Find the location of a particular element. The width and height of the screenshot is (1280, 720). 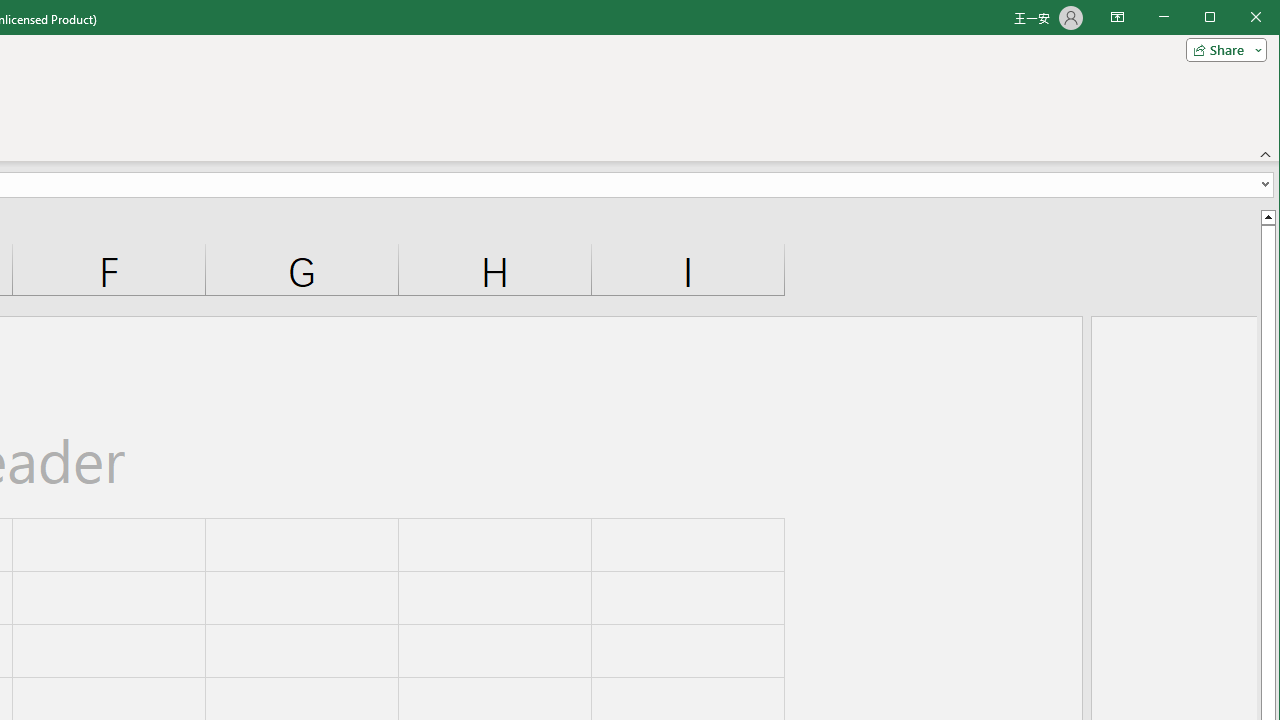

'Collapse the Ribbon' is located at coordinates (1265, 153).